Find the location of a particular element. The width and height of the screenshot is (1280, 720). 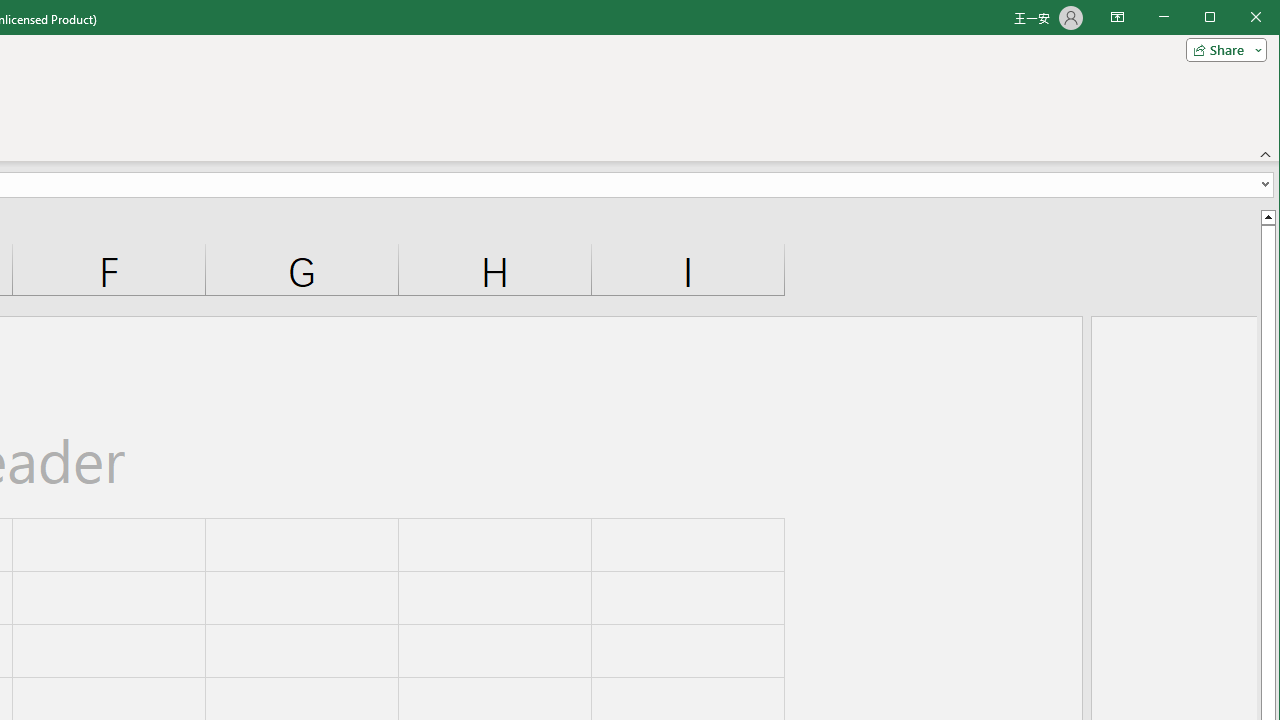

'Collapse the Ribbon' is located at coordinates (1265, 153).